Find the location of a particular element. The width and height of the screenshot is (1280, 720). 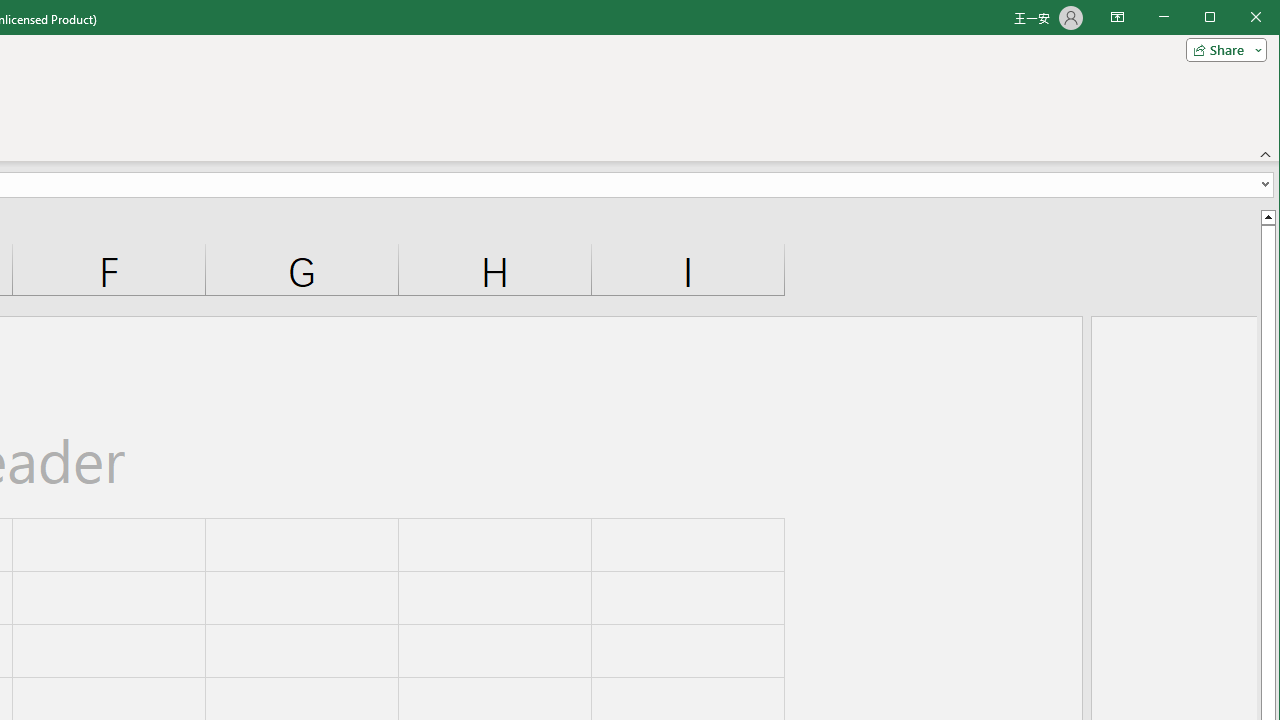

'Collapse the Ribbon' is located at coordinates (1265, 153).